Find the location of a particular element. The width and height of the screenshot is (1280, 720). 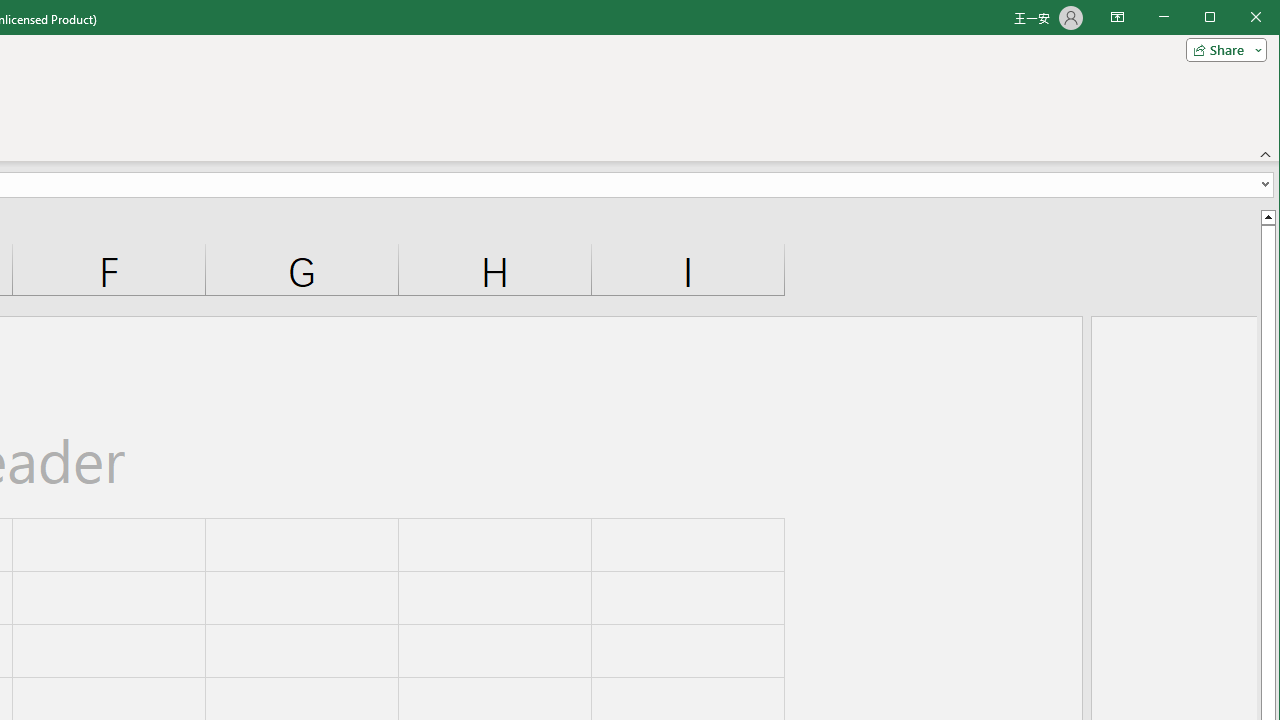

'Collapse the Ribbon' is located at coordinates (1265, 153).